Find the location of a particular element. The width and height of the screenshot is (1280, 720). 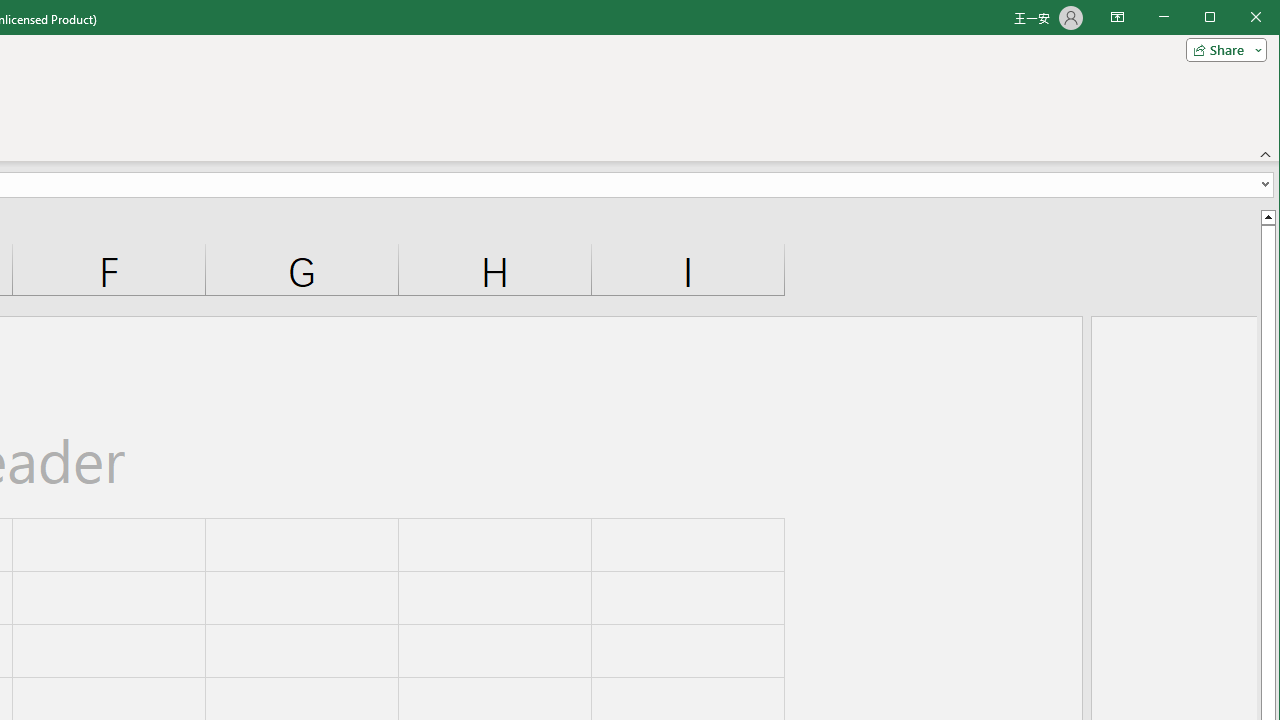

'Collapse the Ribbon' is located at coordinates (1265, 153).